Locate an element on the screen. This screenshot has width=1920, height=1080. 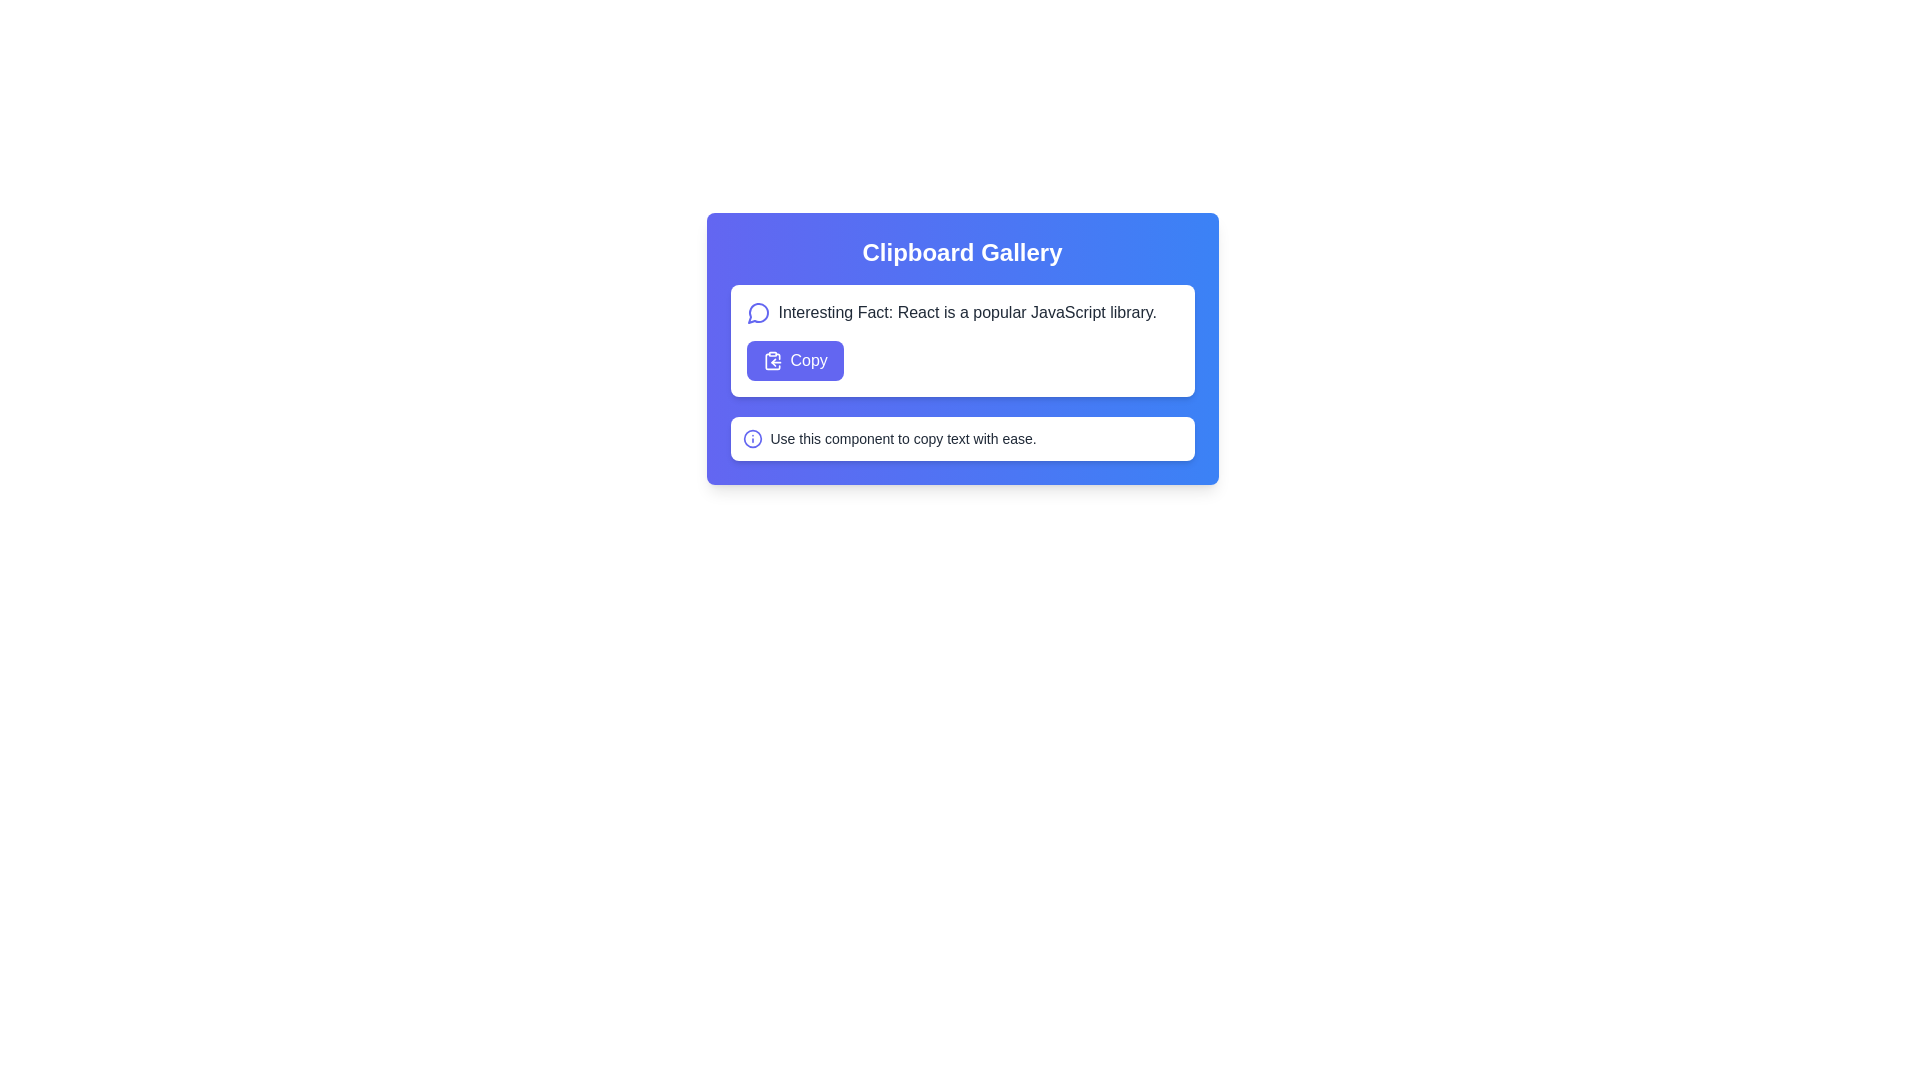
the 'Copy' button which is styled with an indigo background and contains the text 'Copy' in white, located slightly to the left of the center is located at coordinates (809, 361).